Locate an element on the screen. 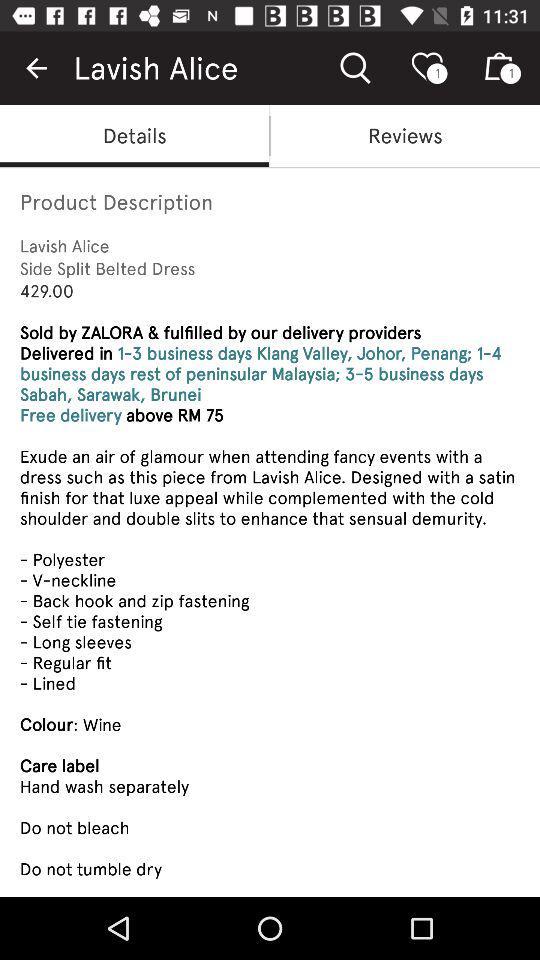 The width and height of the screenshot is (540, 960). the icon above the details item is located at coordinates (36, 68).